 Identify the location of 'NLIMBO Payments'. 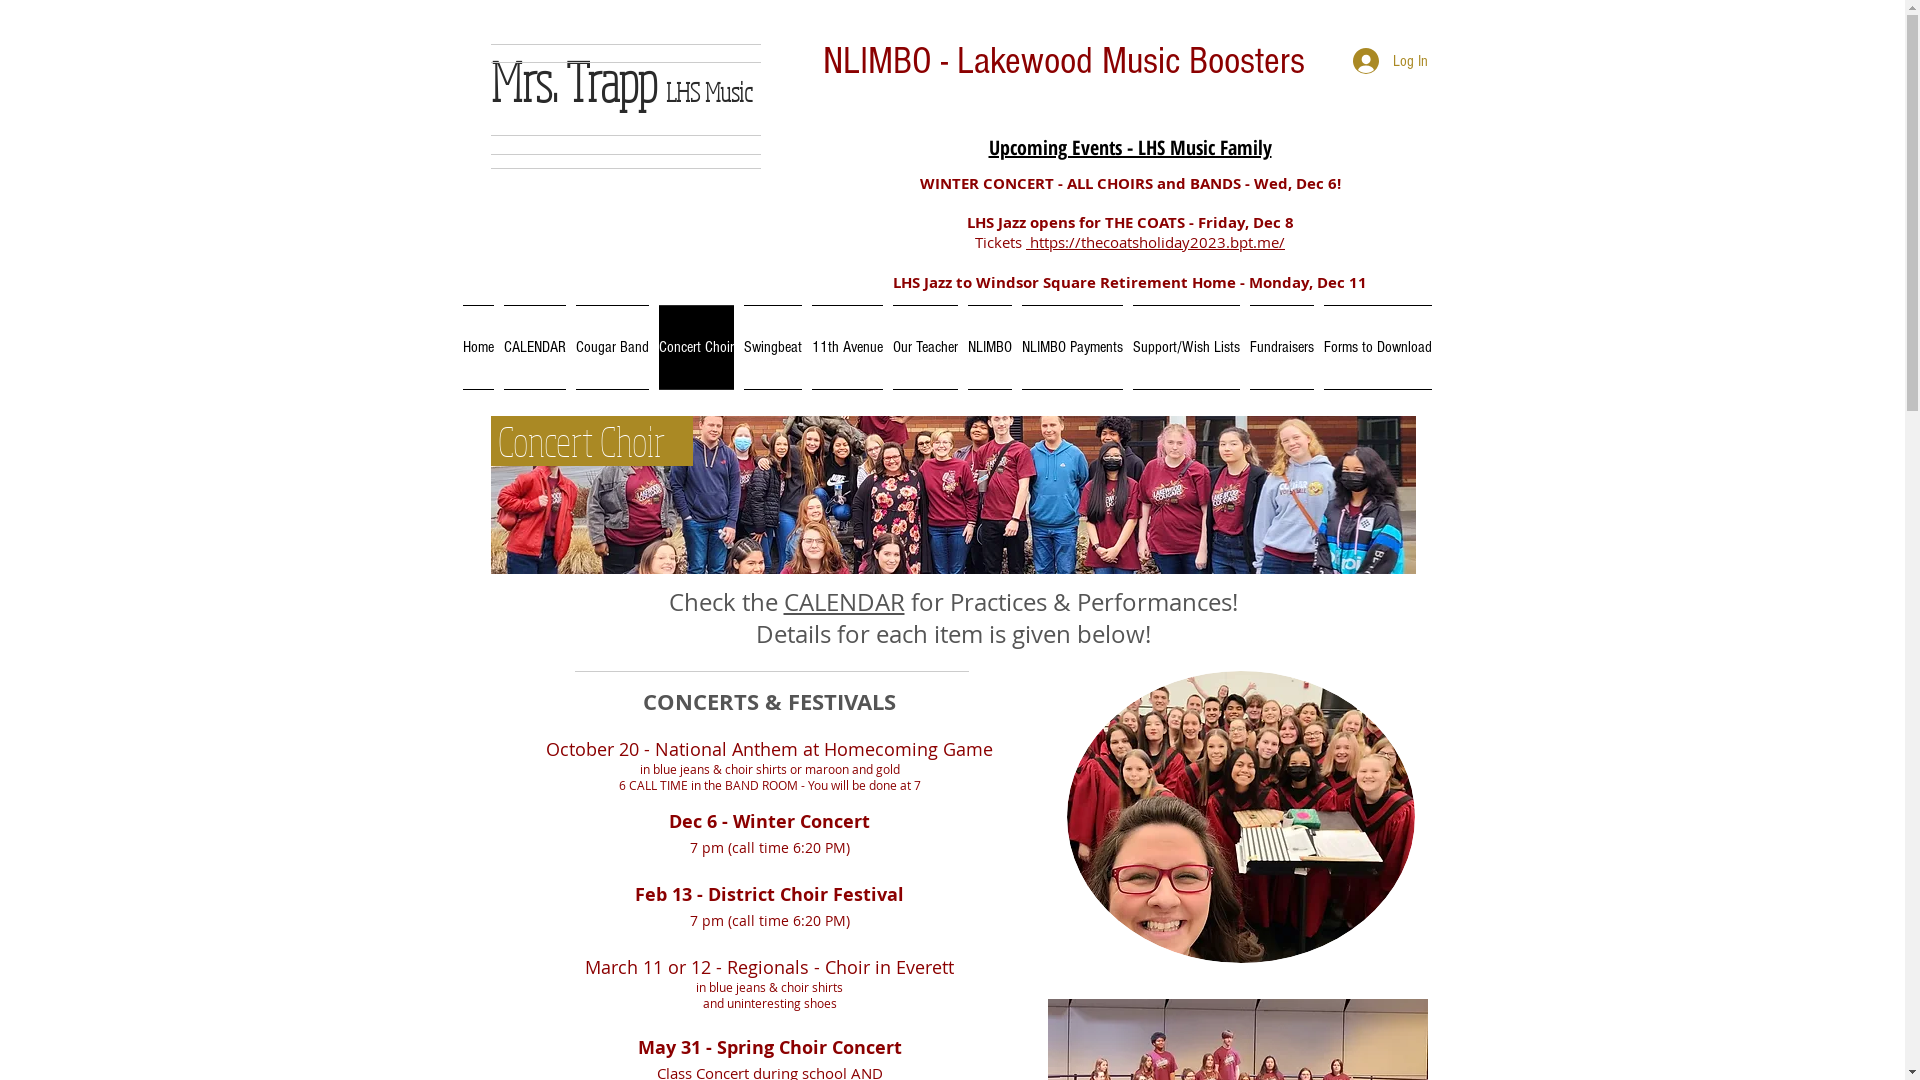
(1070, 346).